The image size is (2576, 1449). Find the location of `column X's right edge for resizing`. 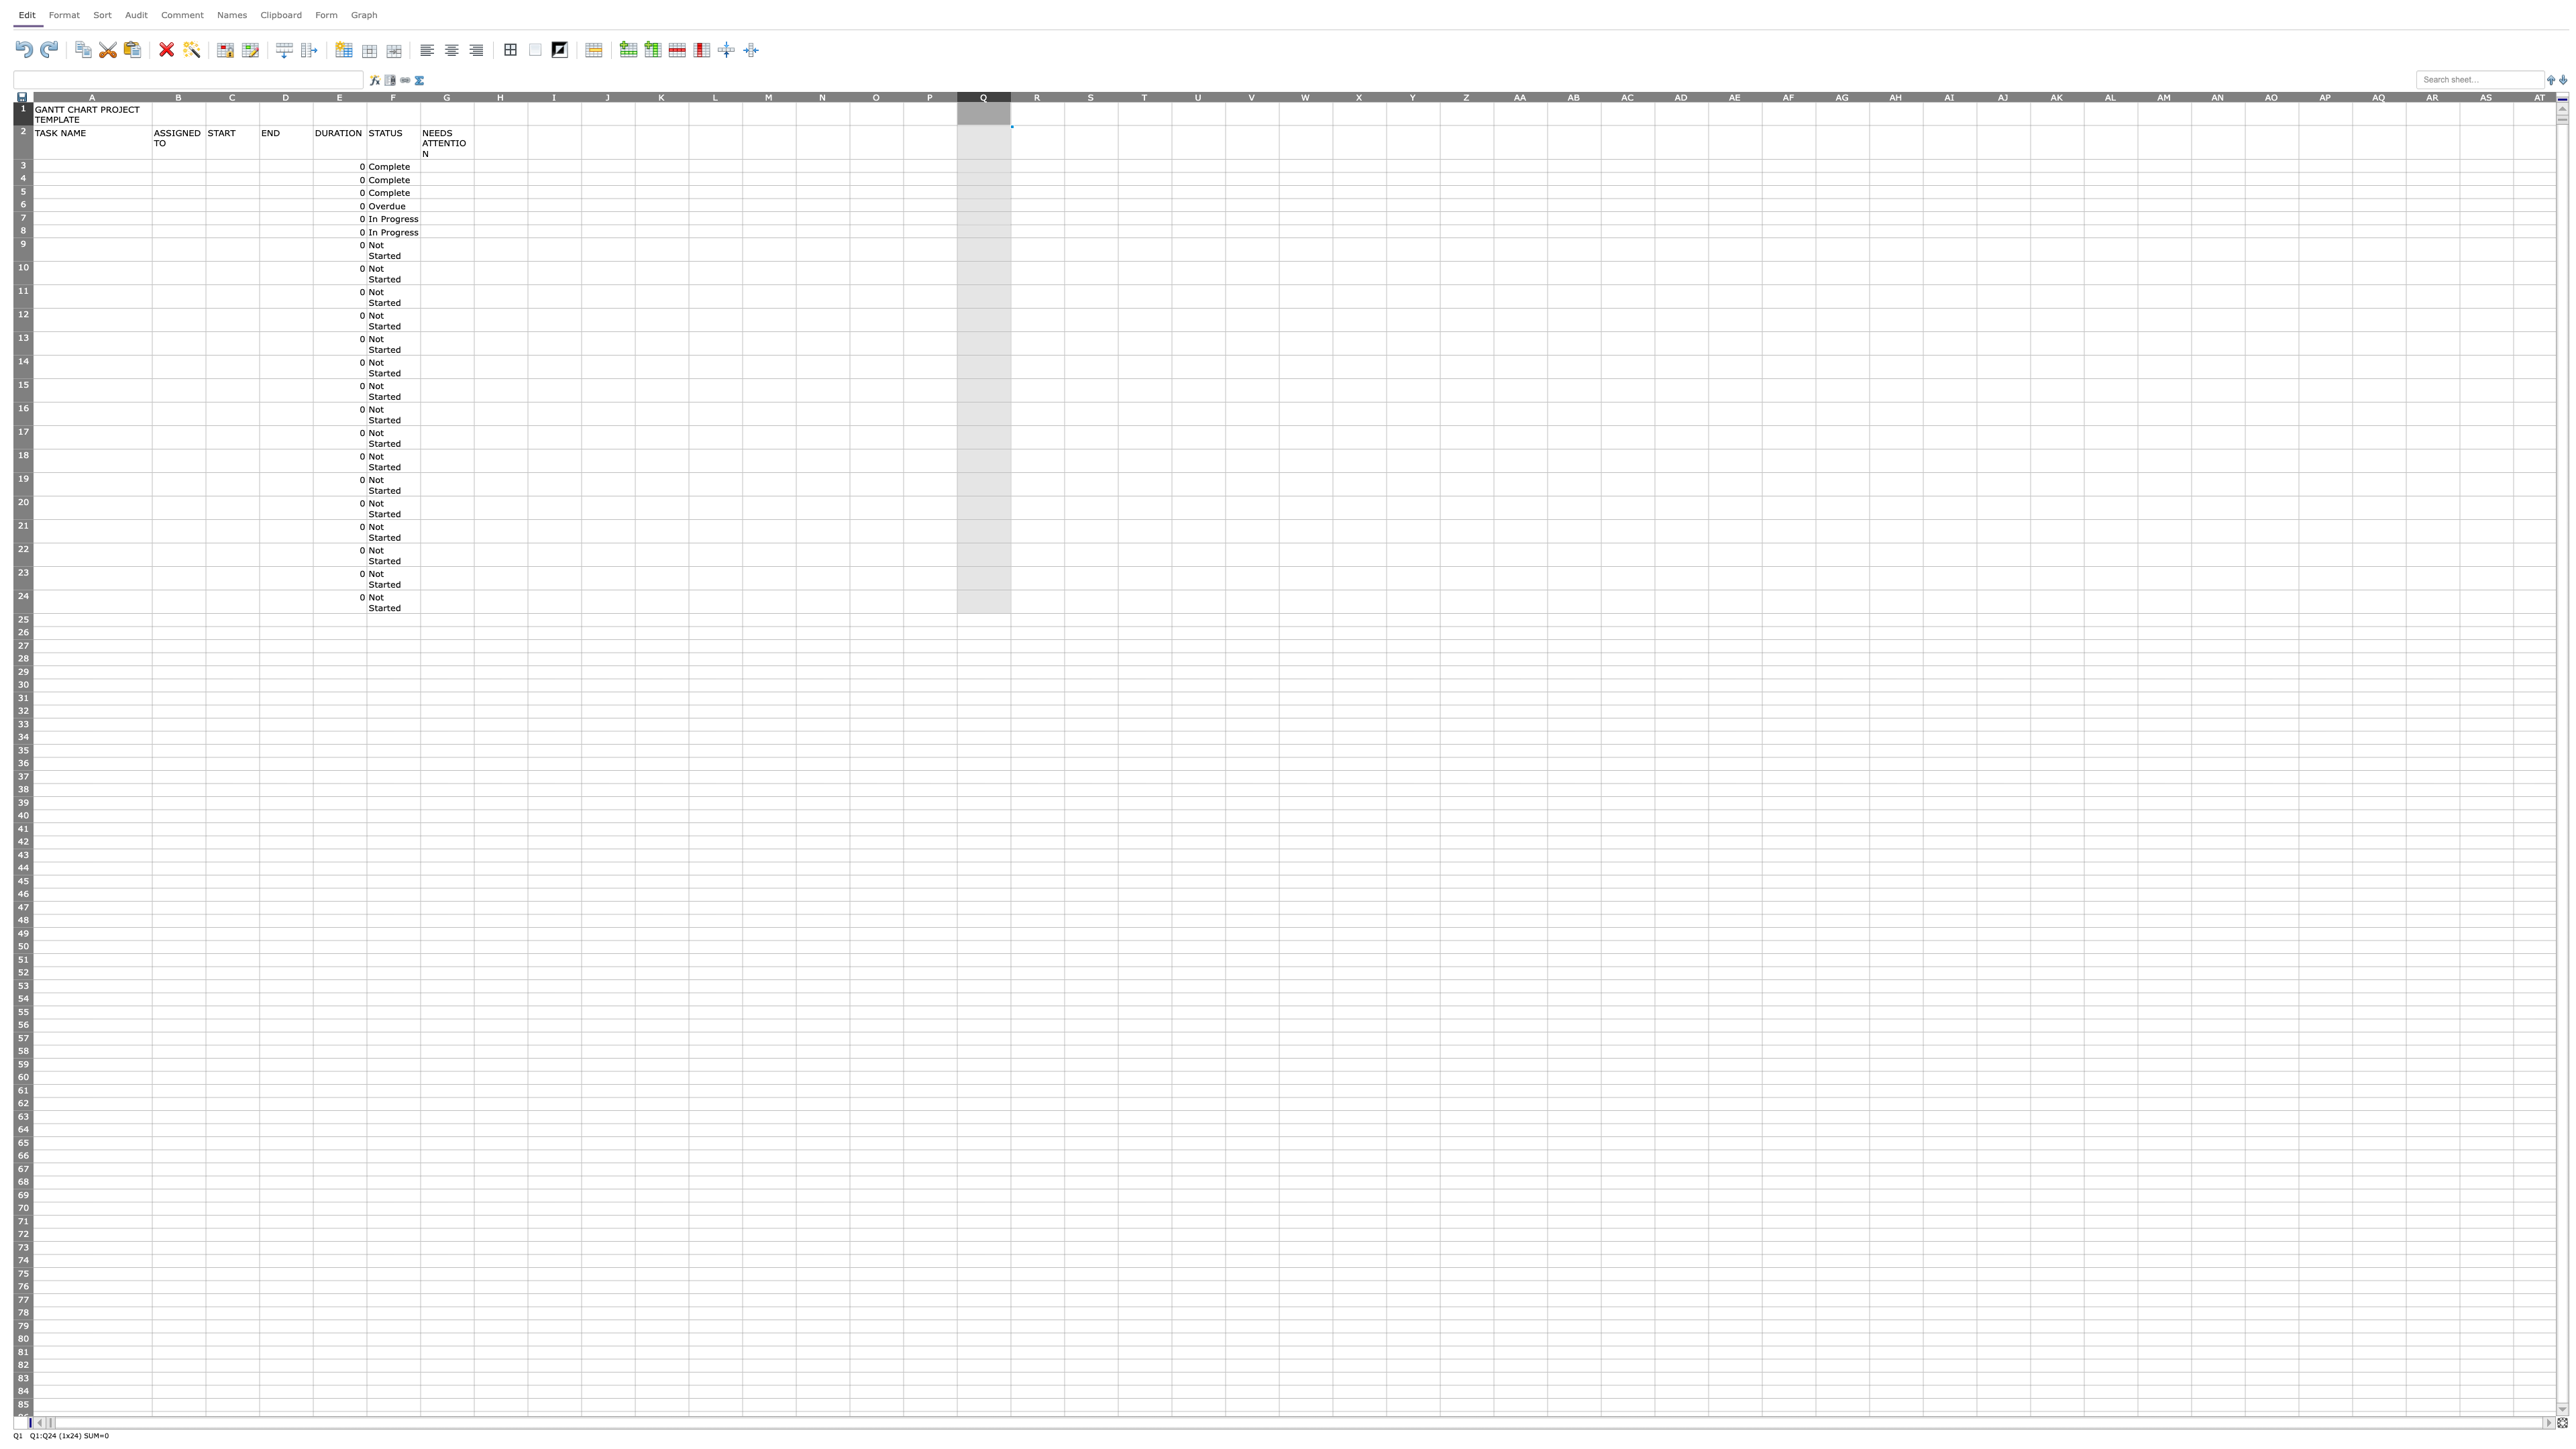

column X's right edge for resizing is located at coordinates (1385, 95).